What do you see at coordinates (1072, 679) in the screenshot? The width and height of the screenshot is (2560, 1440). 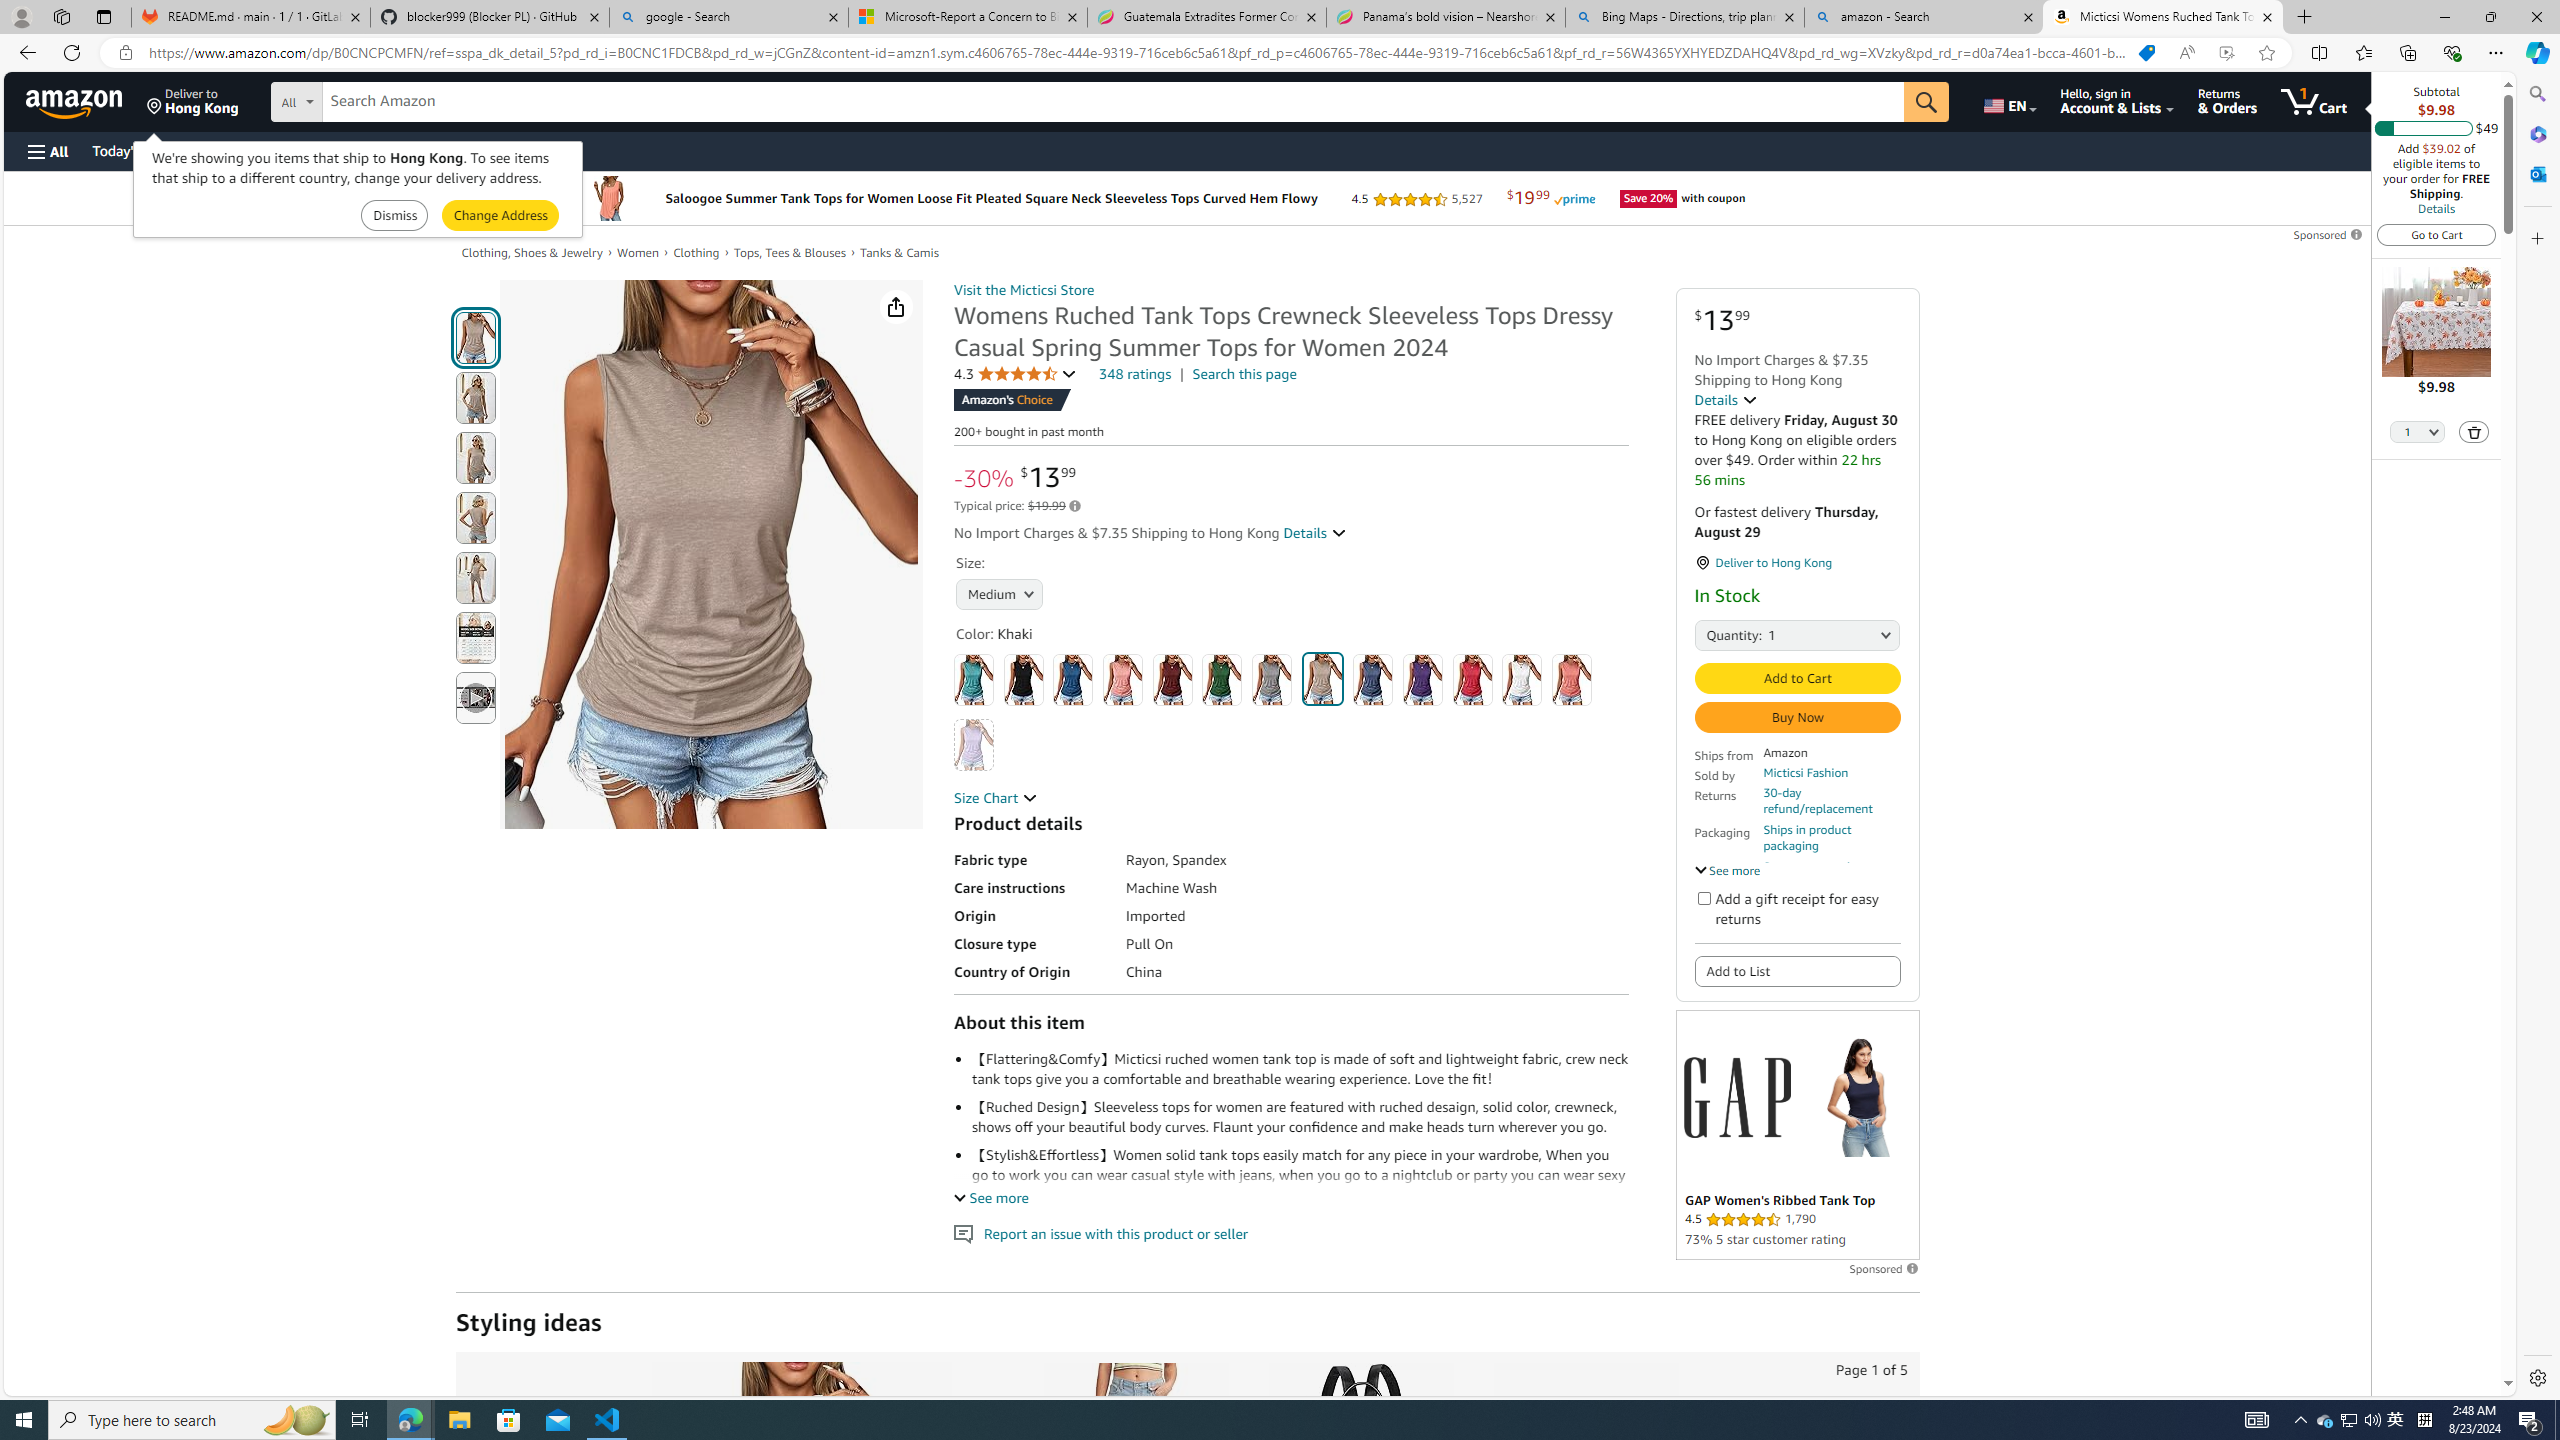 I see `'Blue'` at bounding box center [1072, 679].